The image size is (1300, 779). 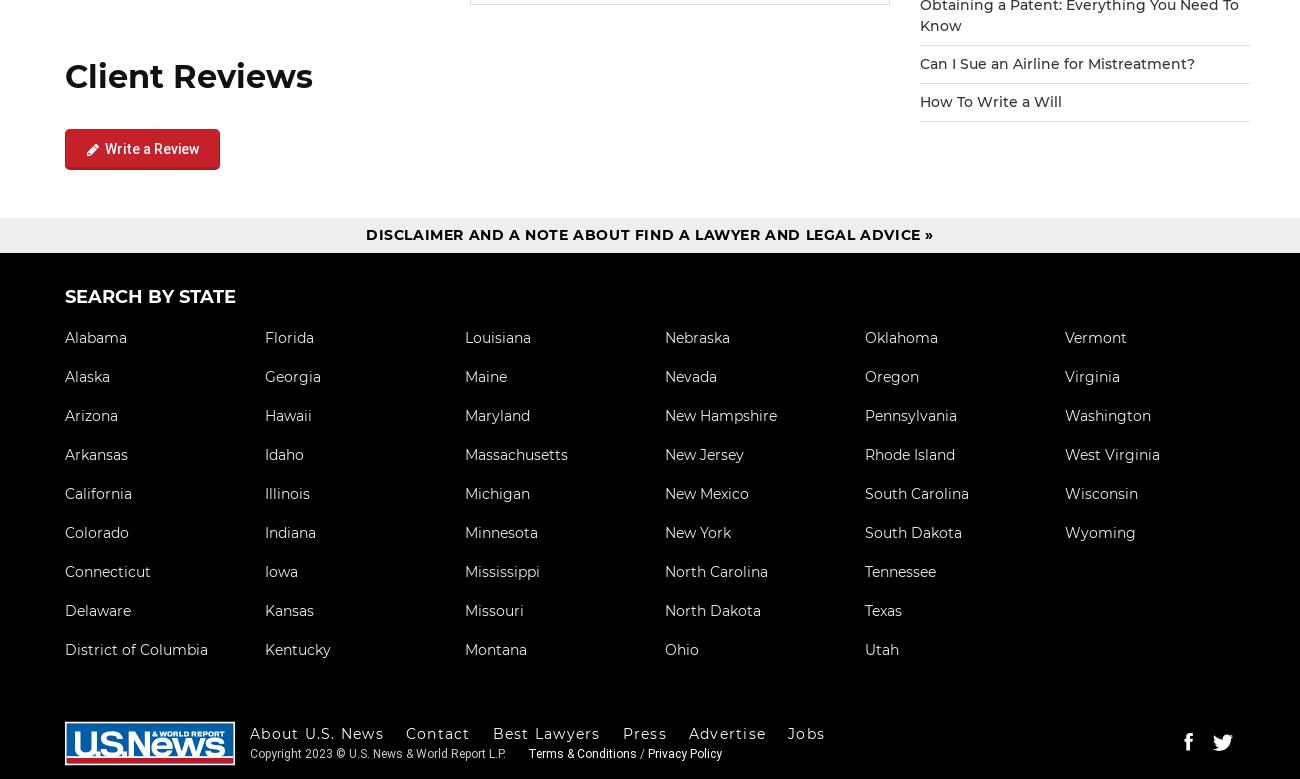 What do you see at coordinates (1095, 336) in the screenshot?
I see `'Vermont'` at bounding box center [1095, 336].